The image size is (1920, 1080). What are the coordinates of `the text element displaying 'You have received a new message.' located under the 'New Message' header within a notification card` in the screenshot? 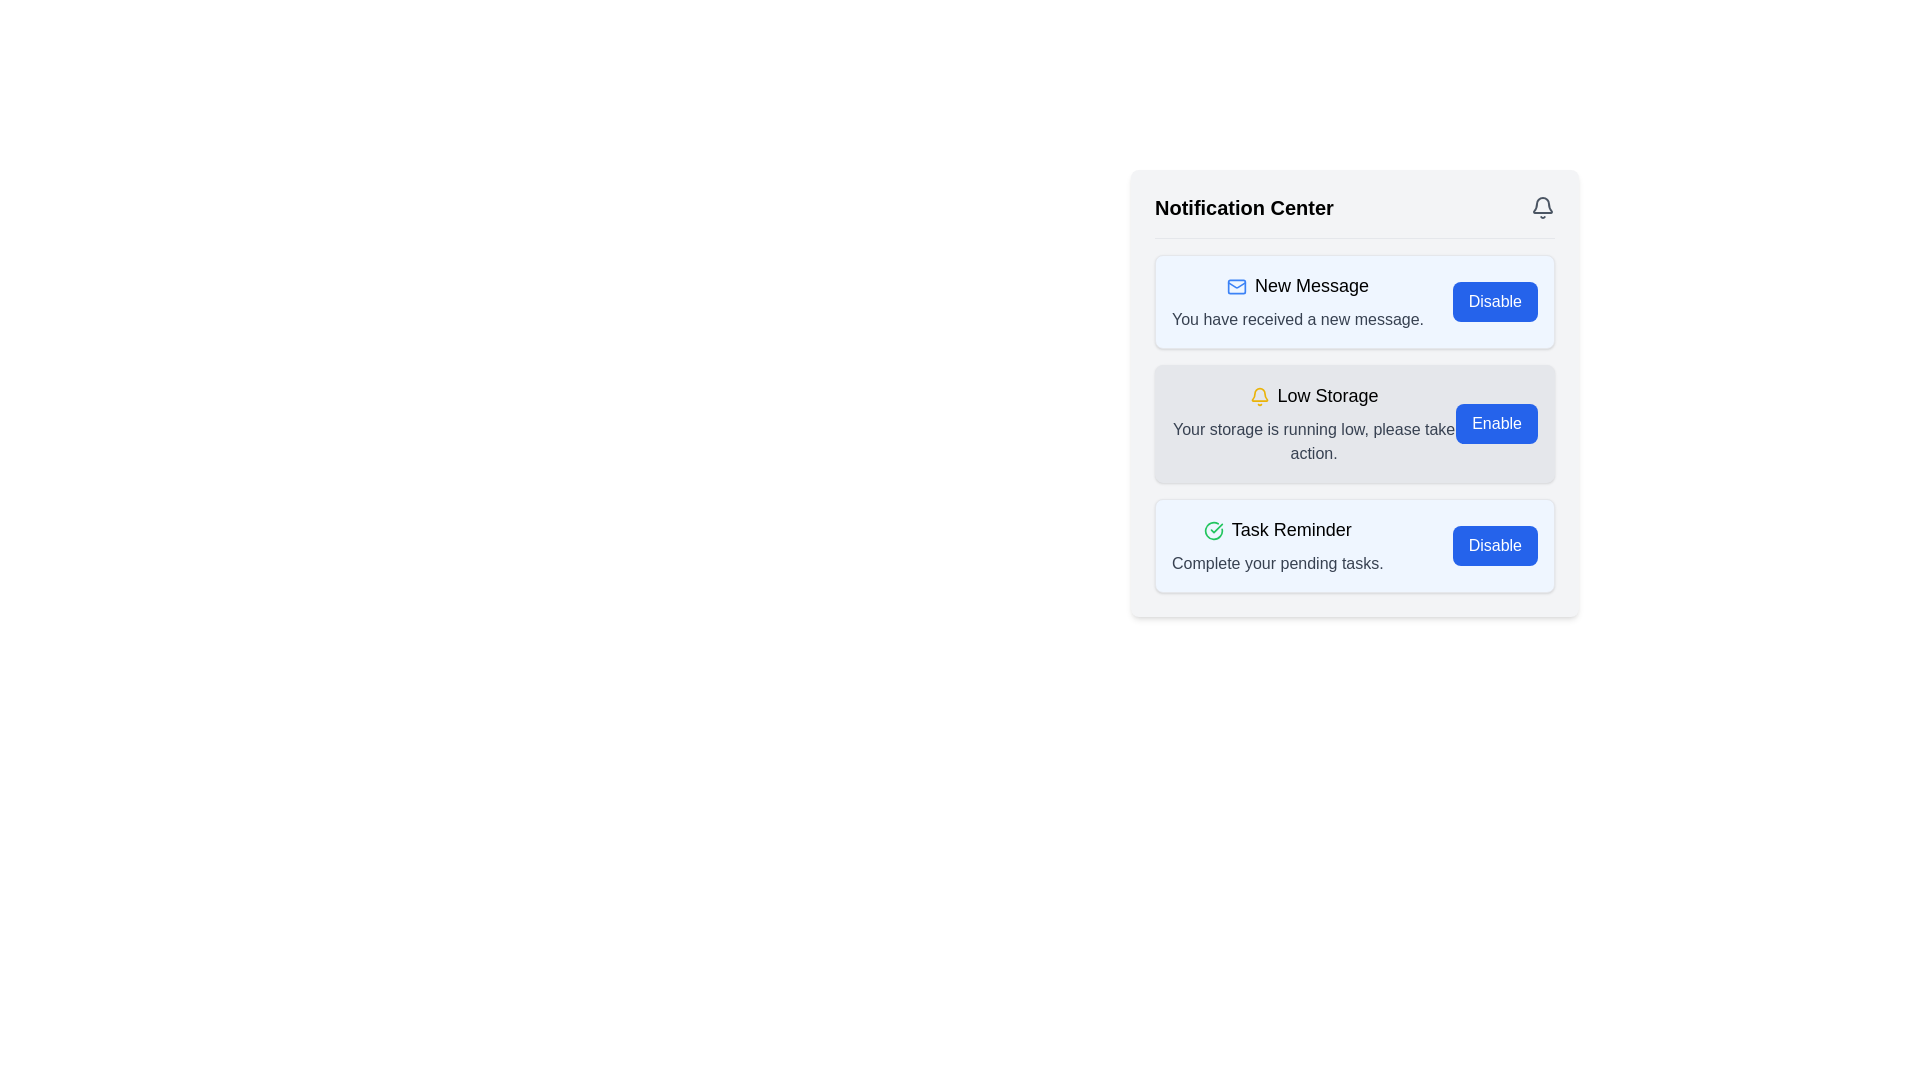 It's located at (1297, 319).